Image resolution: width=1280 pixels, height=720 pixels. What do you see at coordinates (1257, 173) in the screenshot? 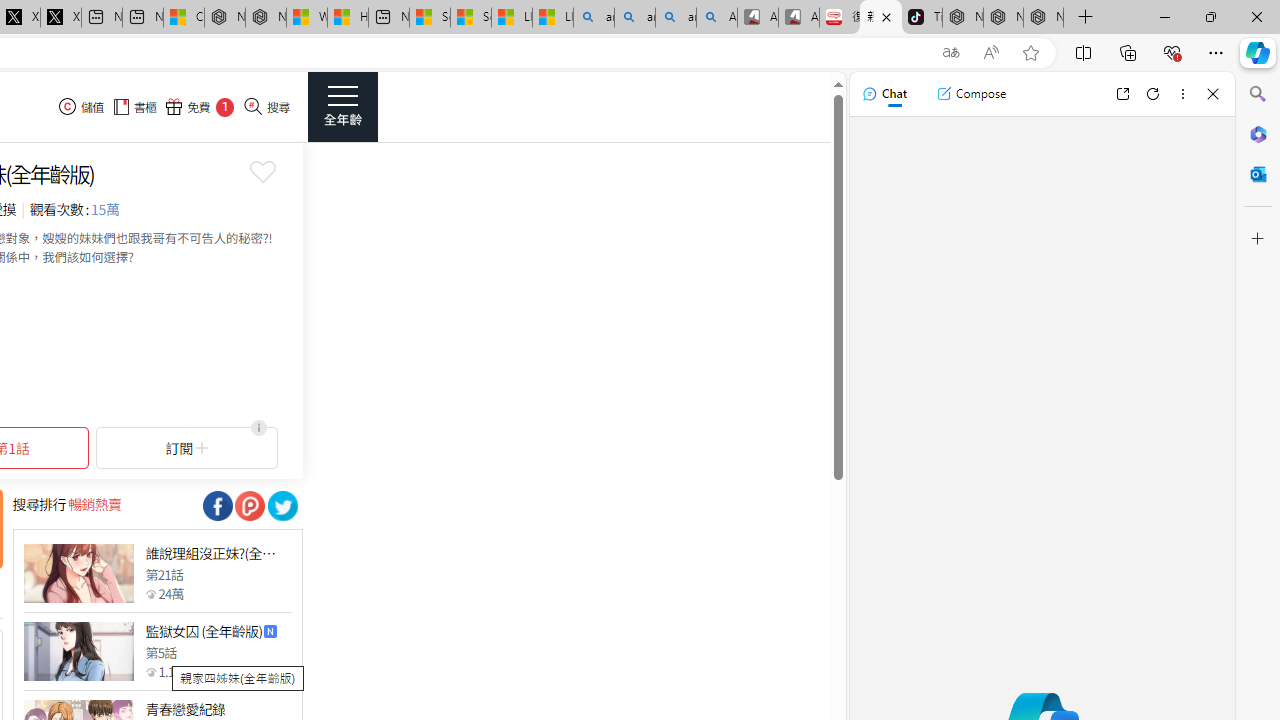
I see `'Outlook'` at bounding box center [1257, 173].